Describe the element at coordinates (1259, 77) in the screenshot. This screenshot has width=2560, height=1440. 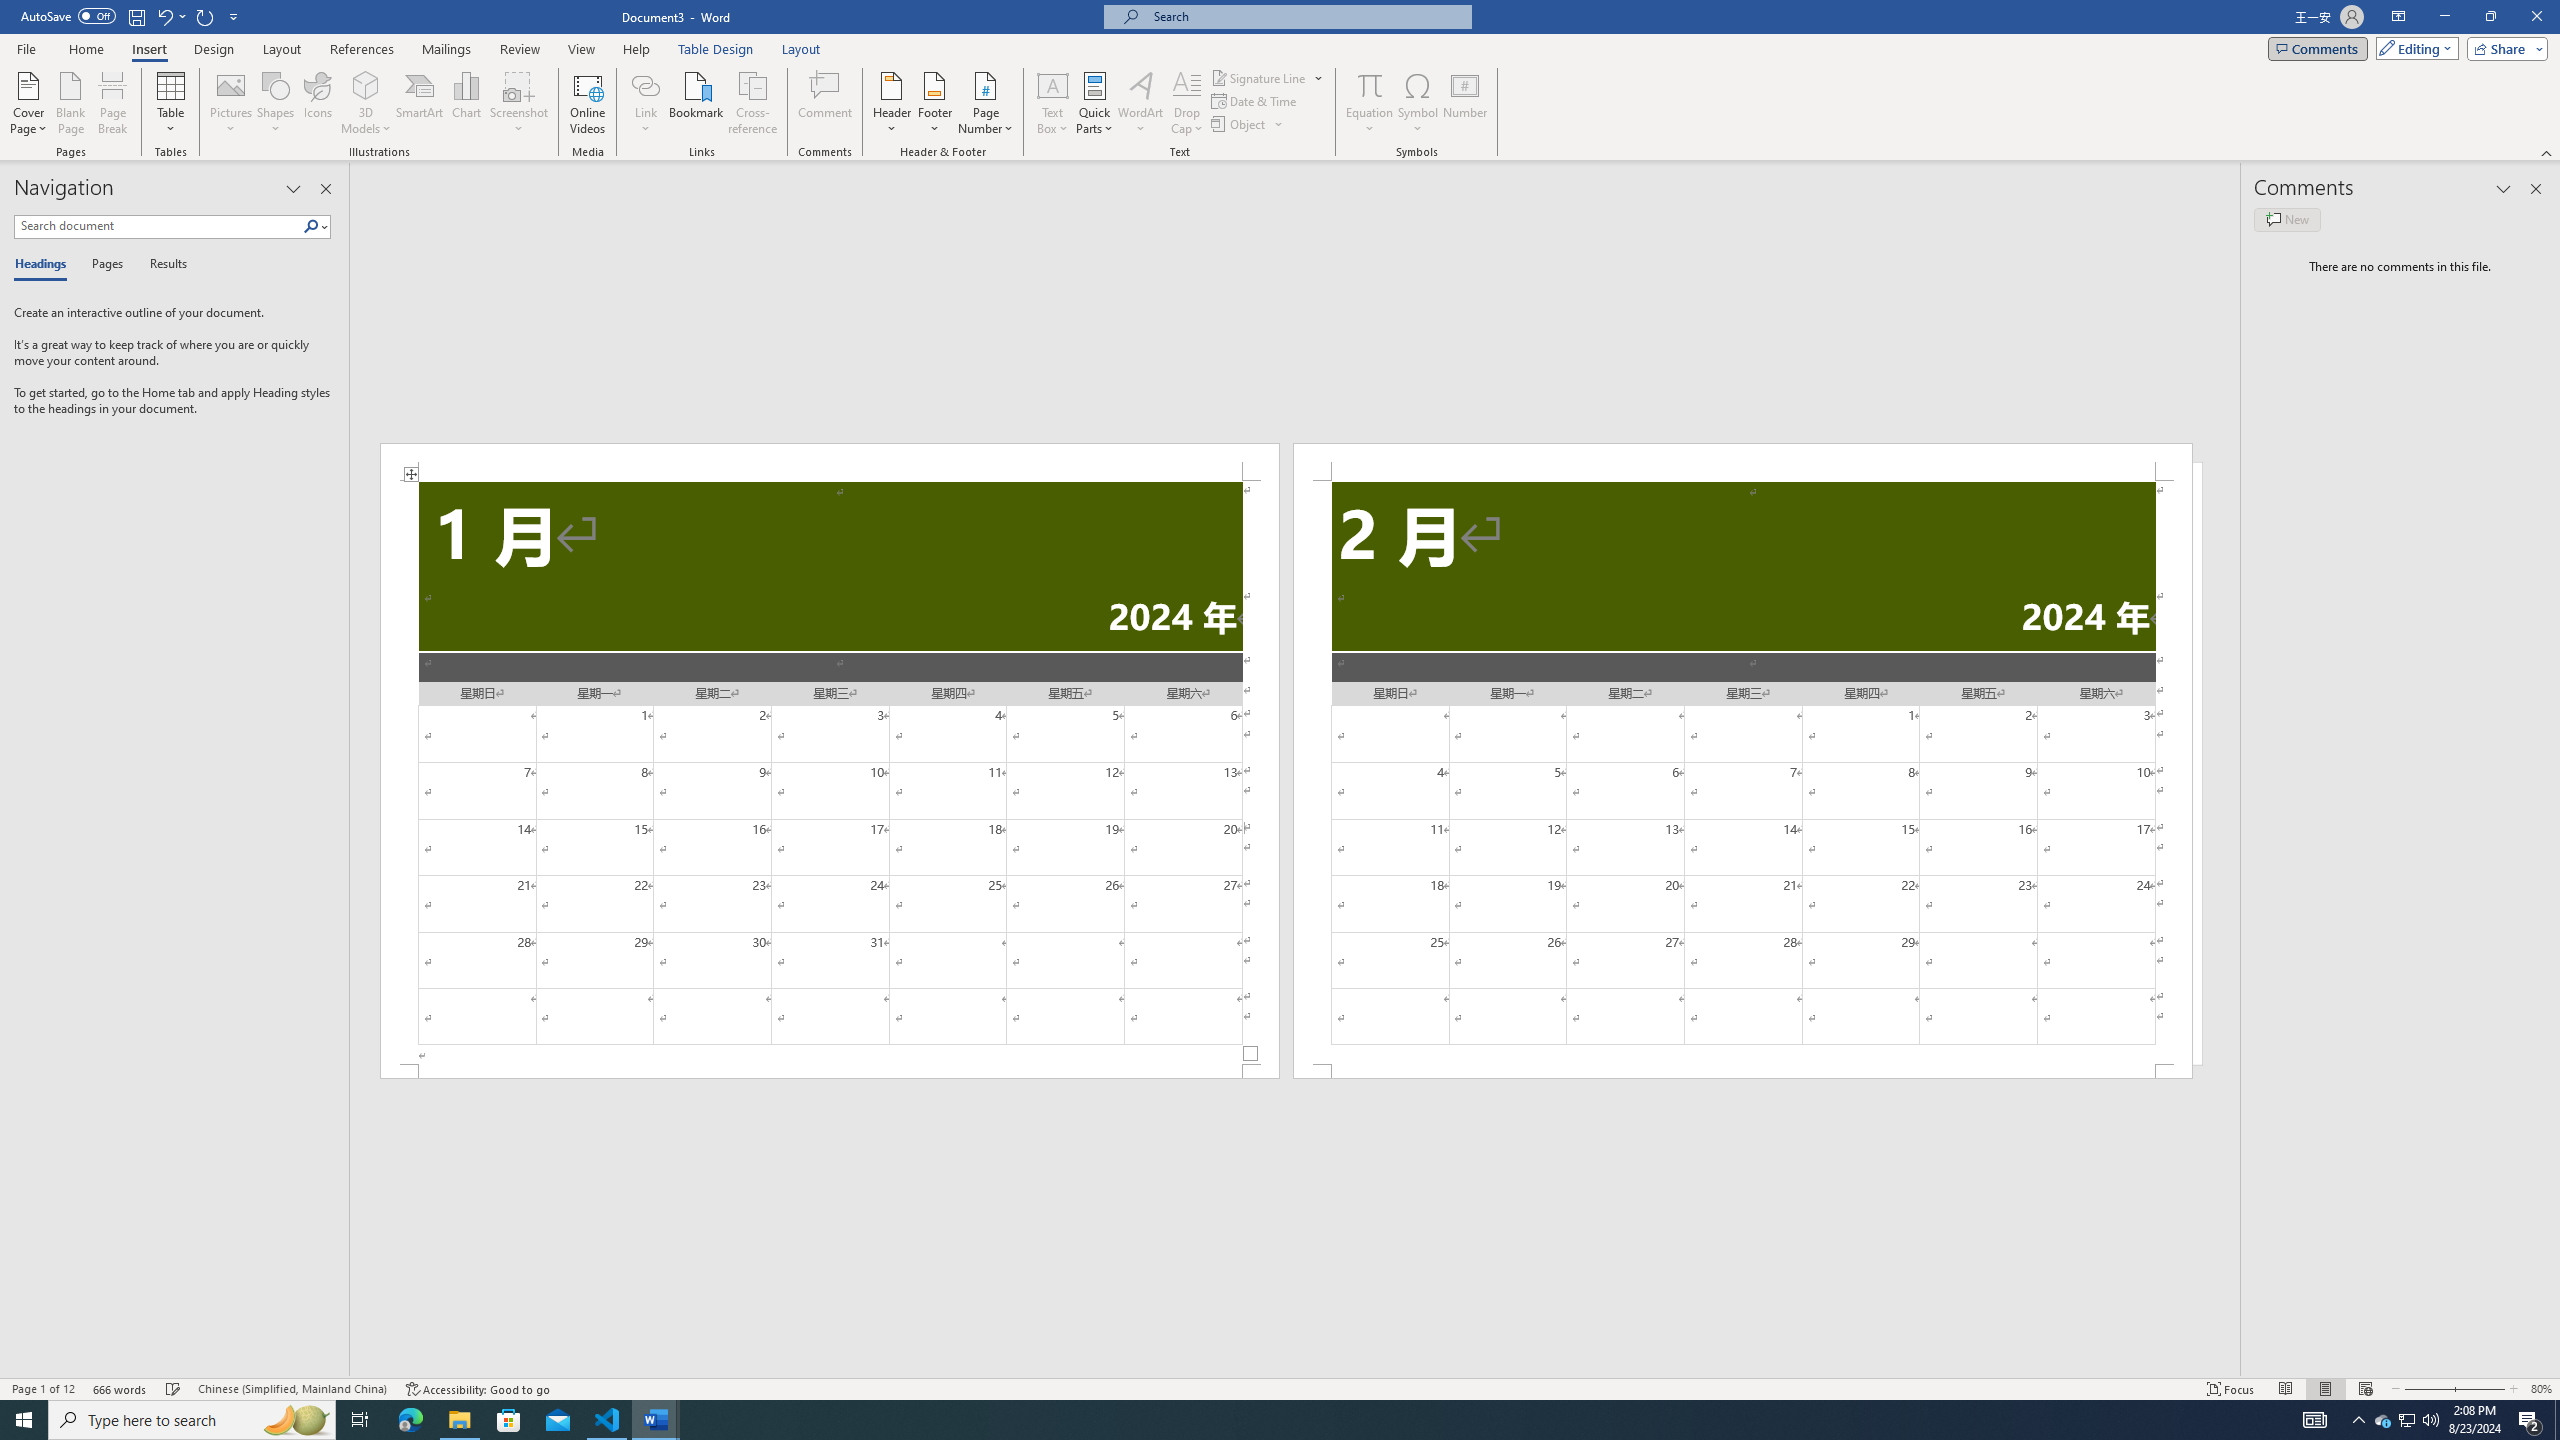
I see `'Signature Line'` at that location.